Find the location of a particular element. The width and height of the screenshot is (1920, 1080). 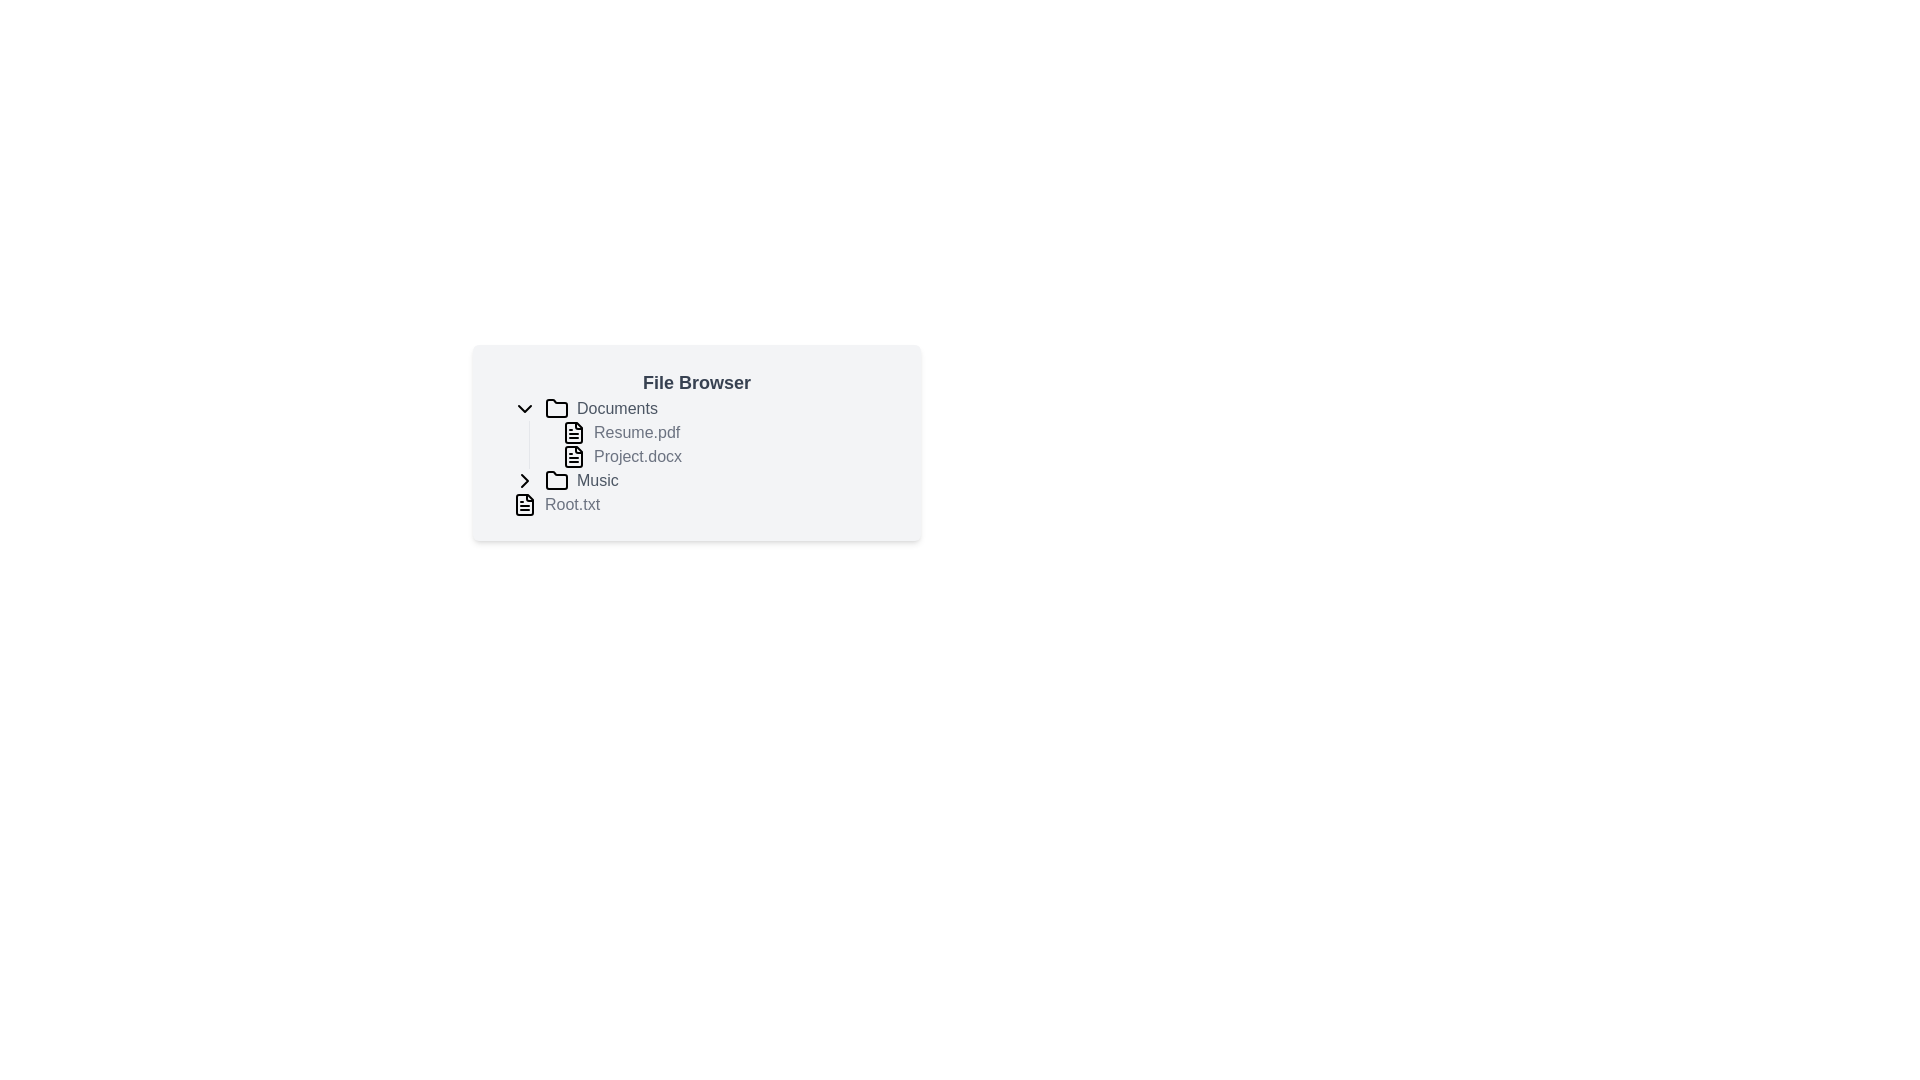

the folder icon representing the 'Music' folder in the file browser interface, which is styled with a minimalist monochrome design is located at coordinates (556, 480).